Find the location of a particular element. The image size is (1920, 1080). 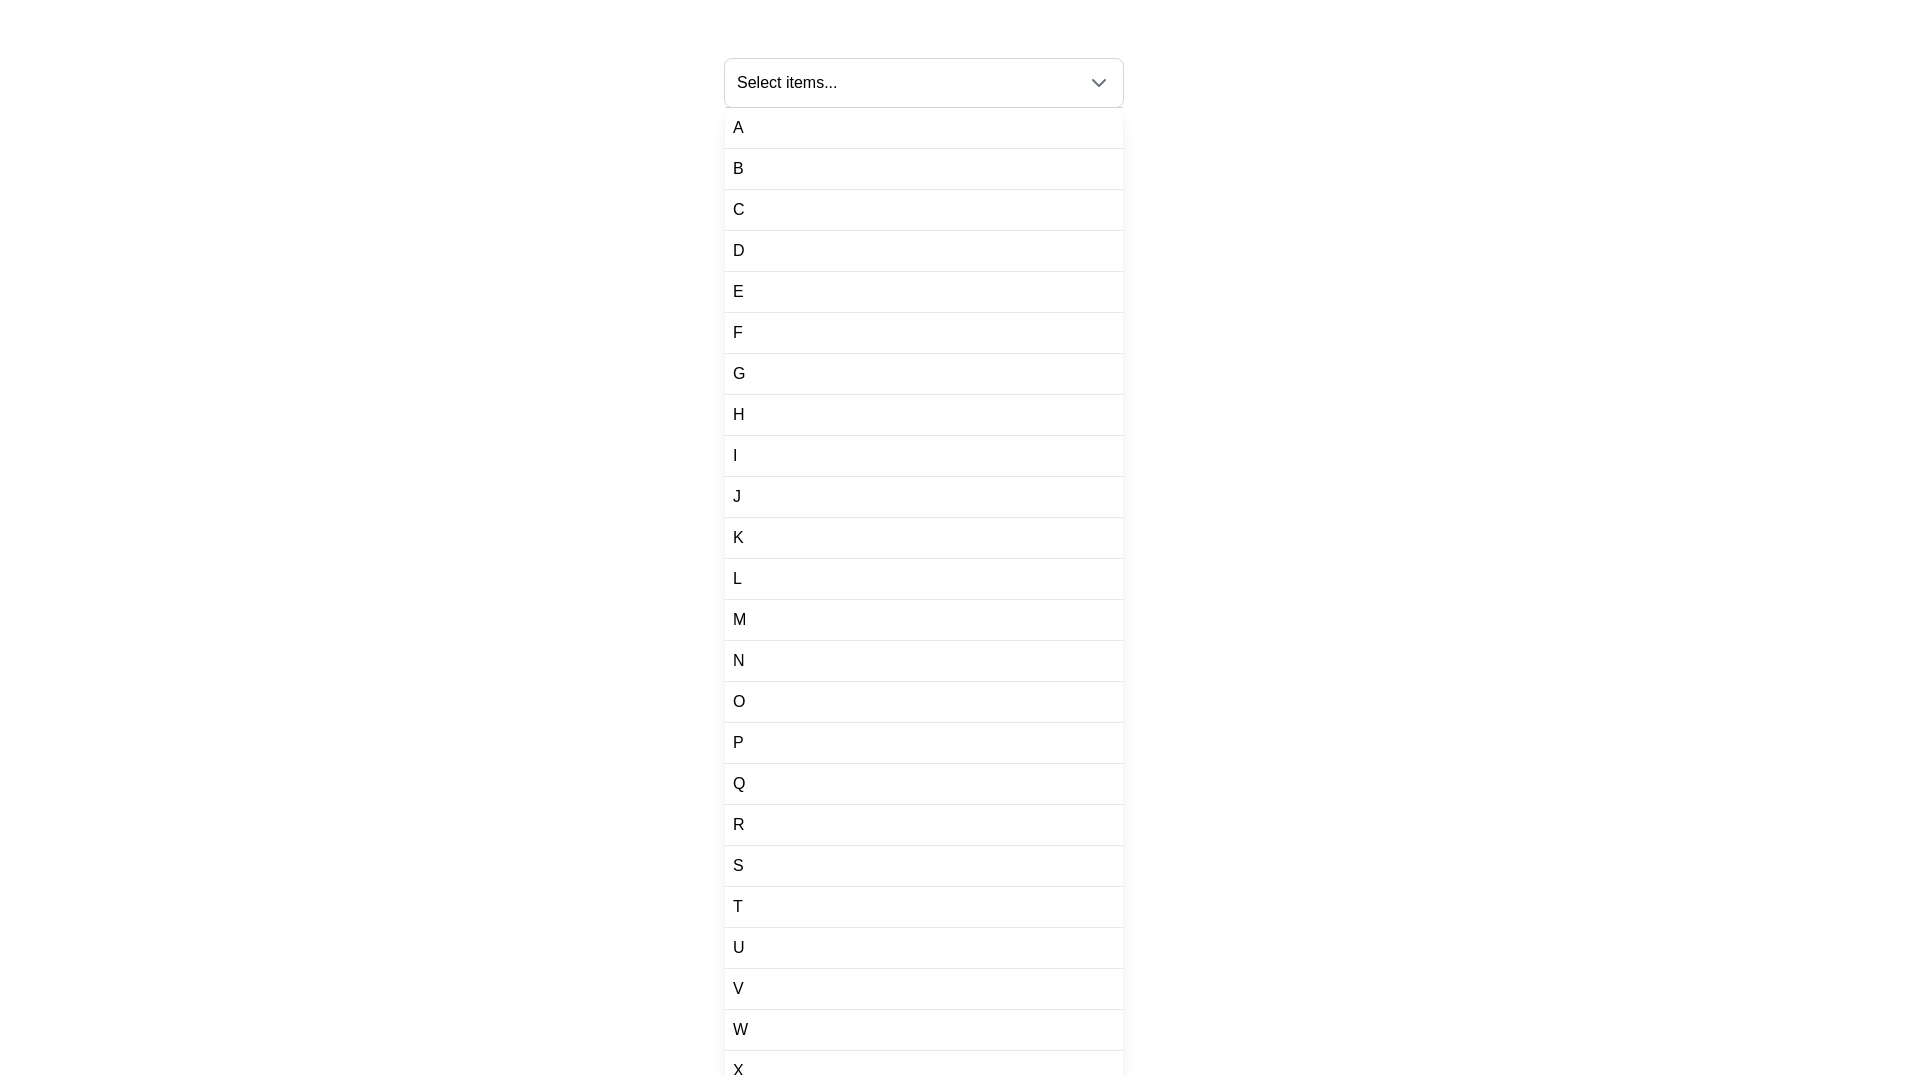

the second item in the alphabetical dropdown menu, which is positioned below 'A' and above 'C' is located at coordinates (923, 168).